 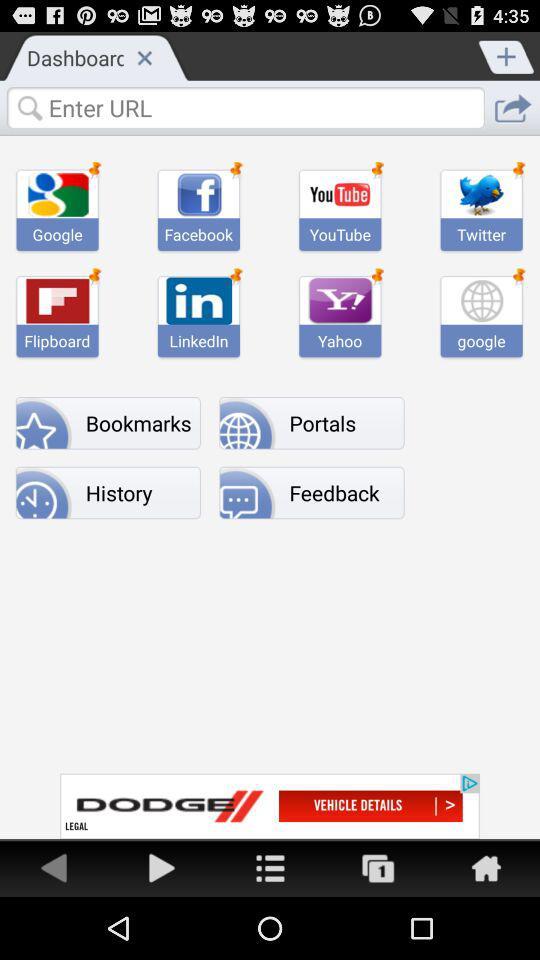 I want to click on windows, so click(x=378, y=866).